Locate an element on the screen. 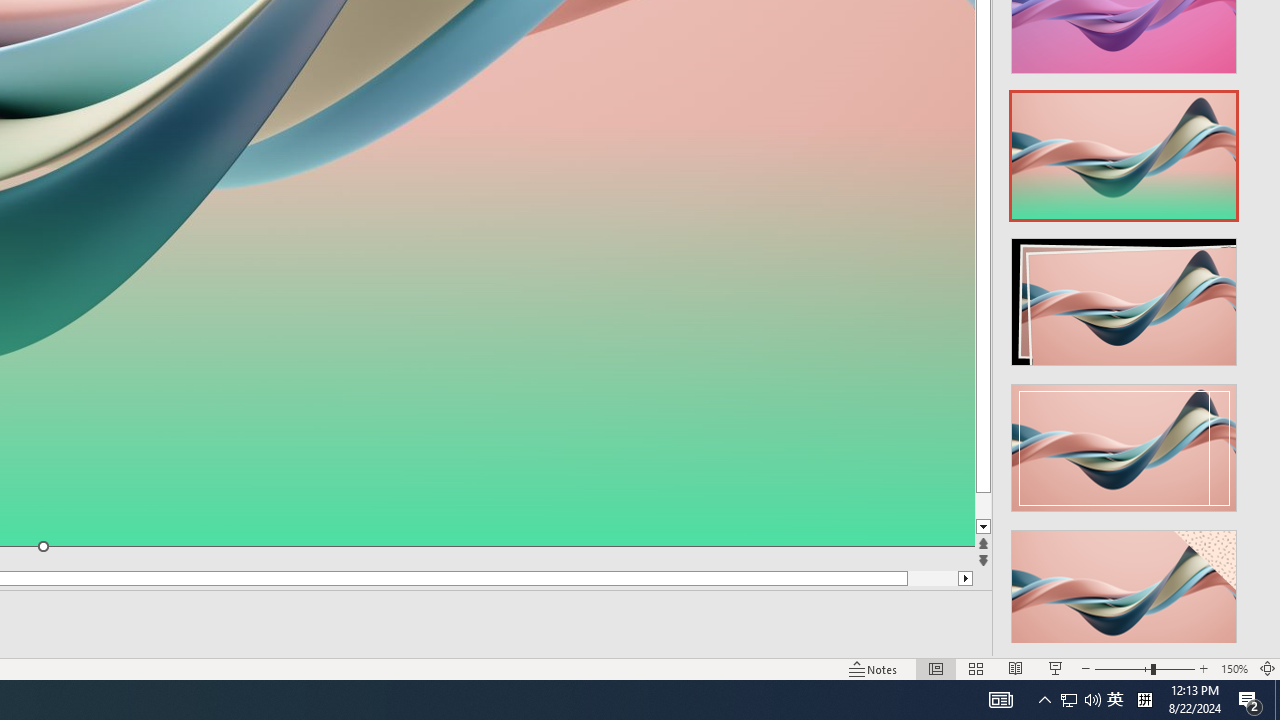 Image resolution: width=1280 pixels, height=720 pixels. 'Zoom 150%' is located at coordinates (1233, 669).